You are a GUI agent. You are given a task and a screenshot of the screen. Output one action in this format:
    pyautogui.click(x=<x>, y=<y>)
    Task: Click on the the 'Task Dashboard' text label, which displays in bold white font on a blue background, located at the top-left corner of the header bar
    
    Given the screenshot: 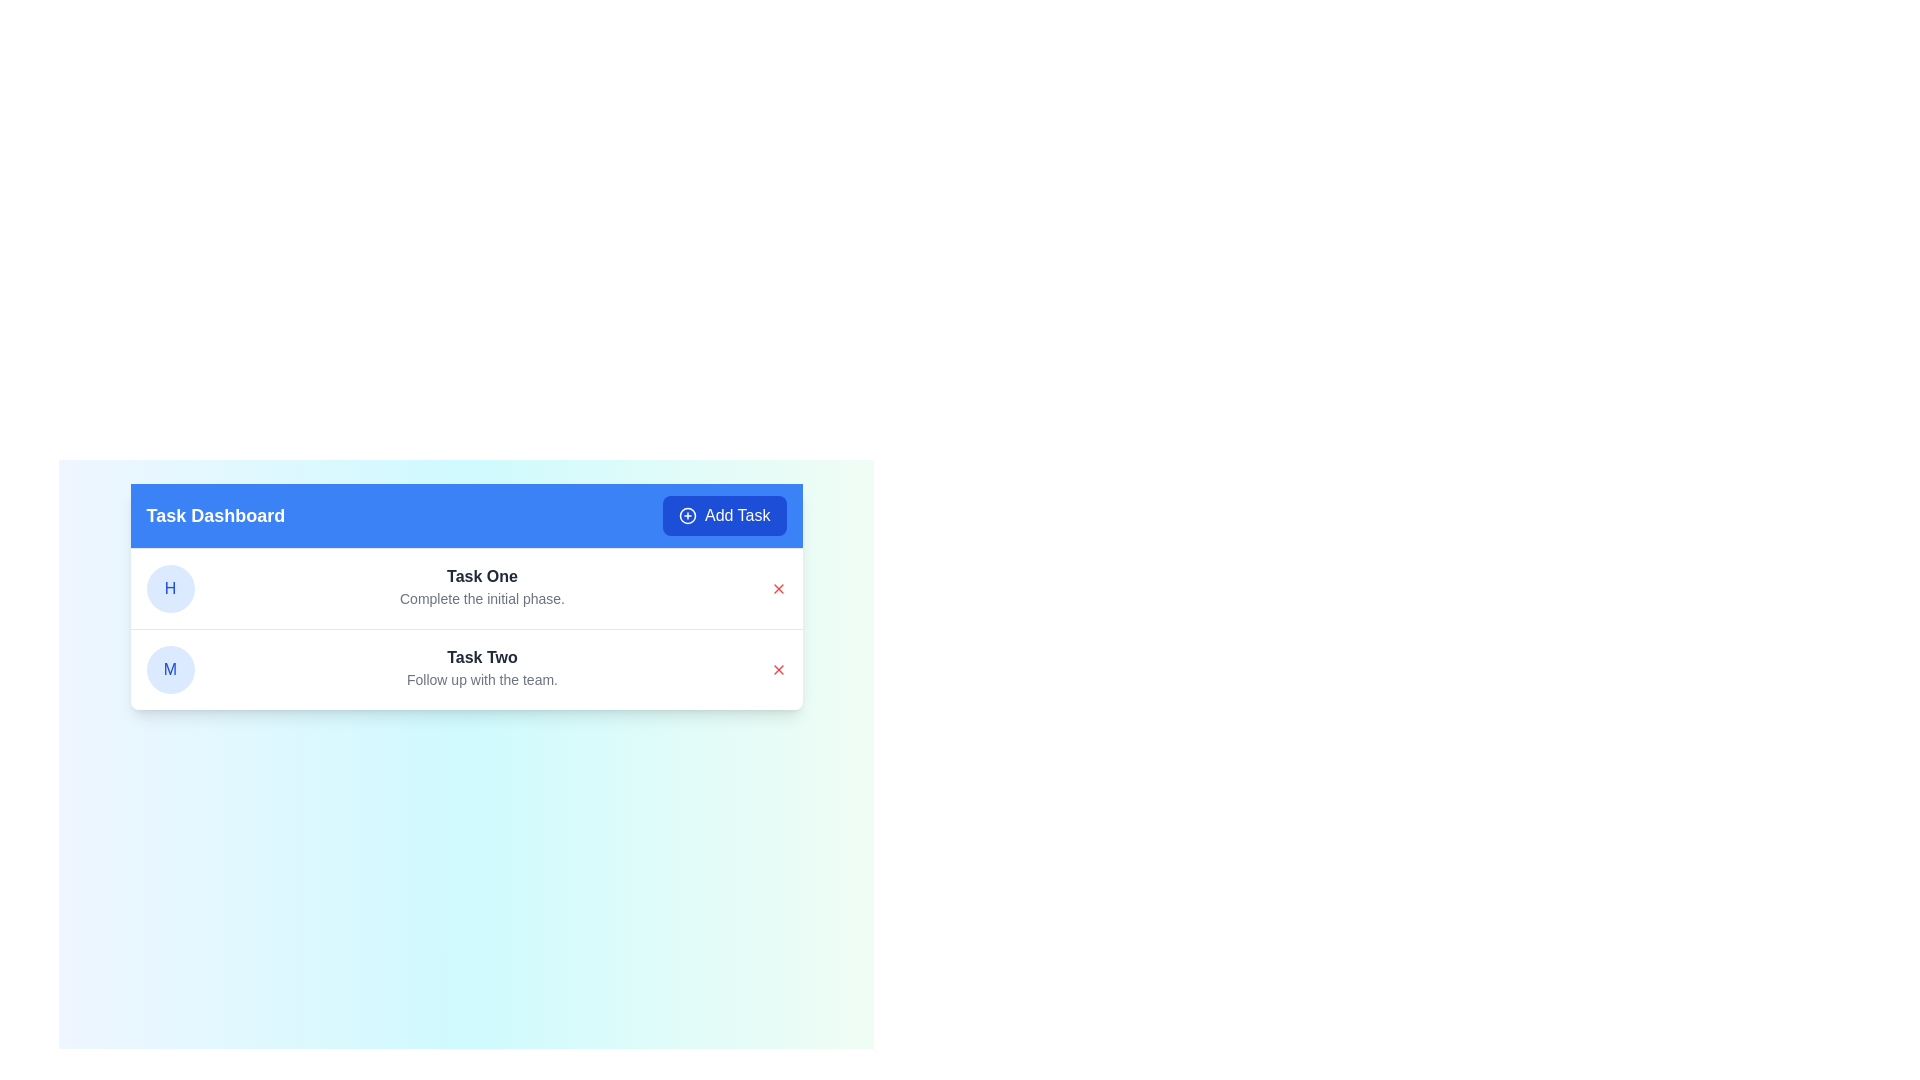 What is the action you would take?
    pyautogui.click(x=215, y=515)
    